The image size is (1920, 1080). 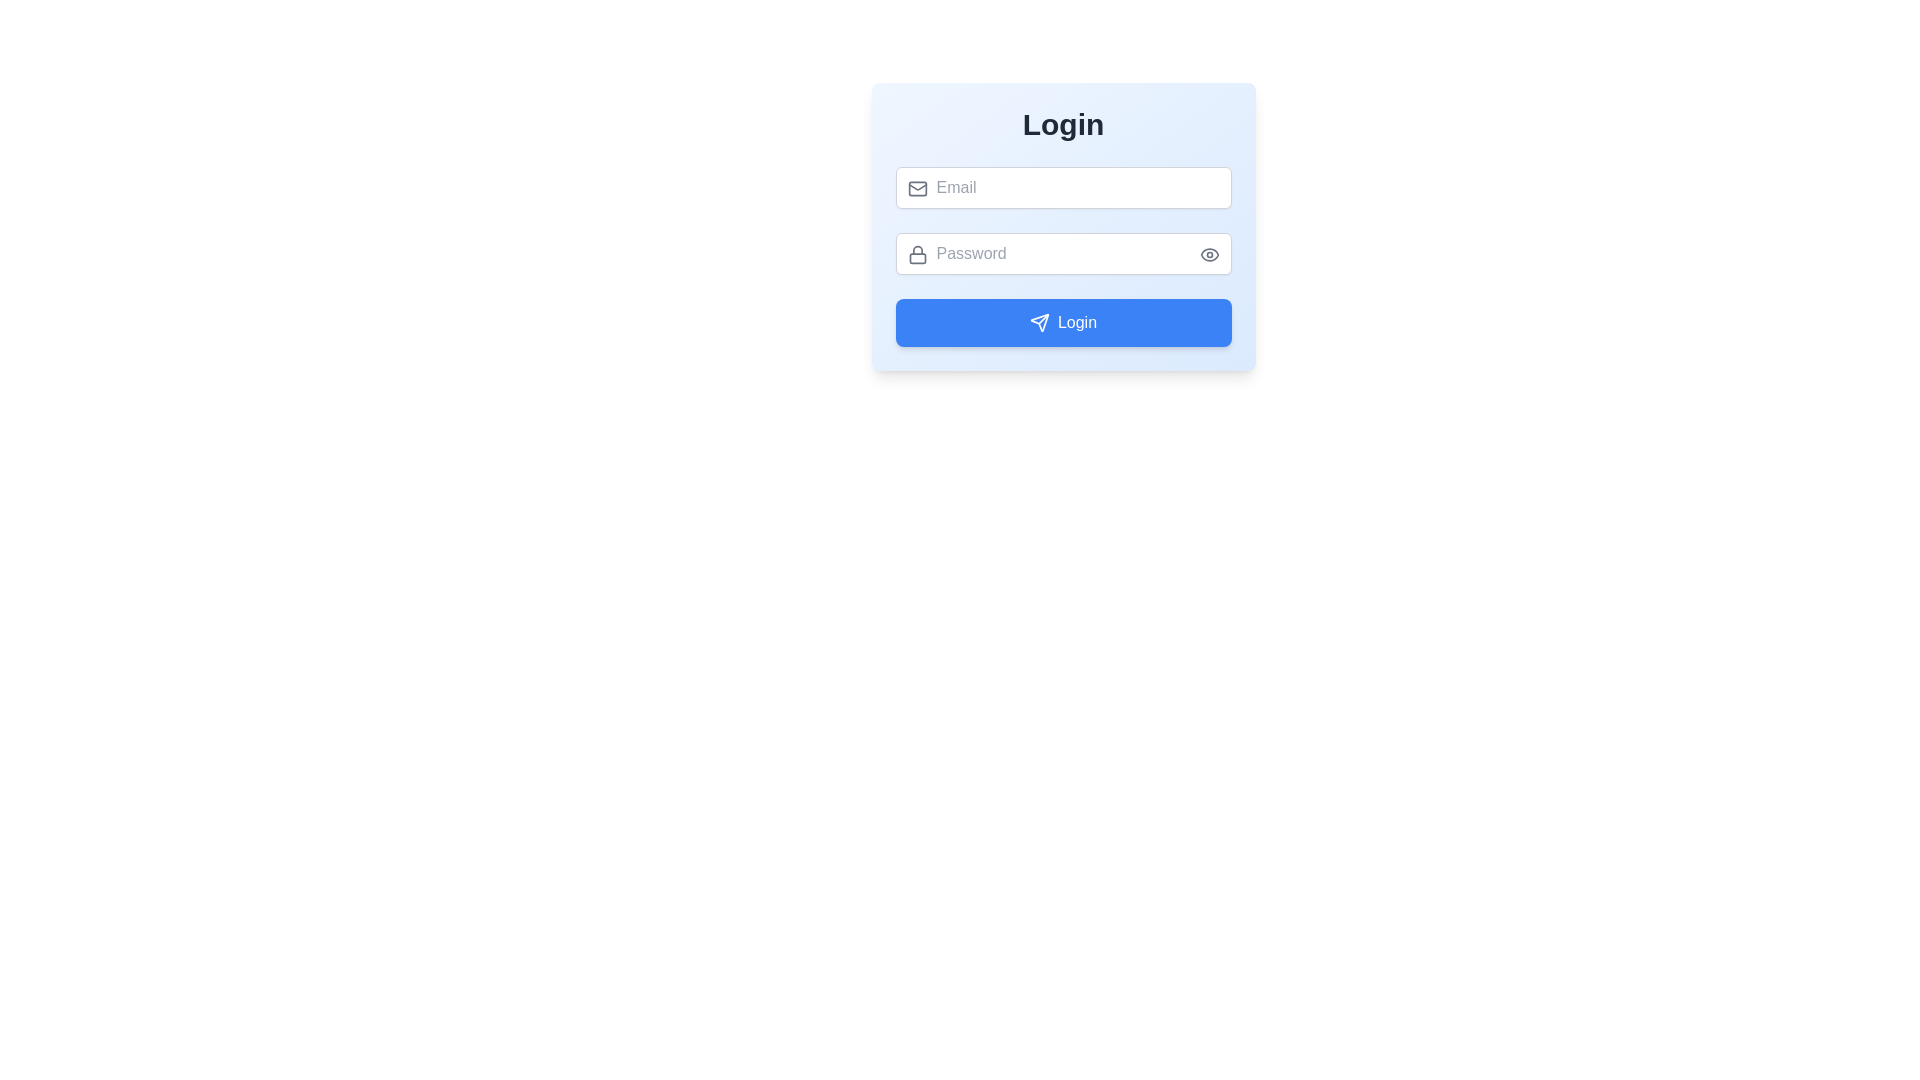 What do you see at coordinates (916, 257) in the screenshot?
I see `the decorative graphic element that serves as the base for the lock icon in the login form, located before the password input field` at bounding box center [916, 257].